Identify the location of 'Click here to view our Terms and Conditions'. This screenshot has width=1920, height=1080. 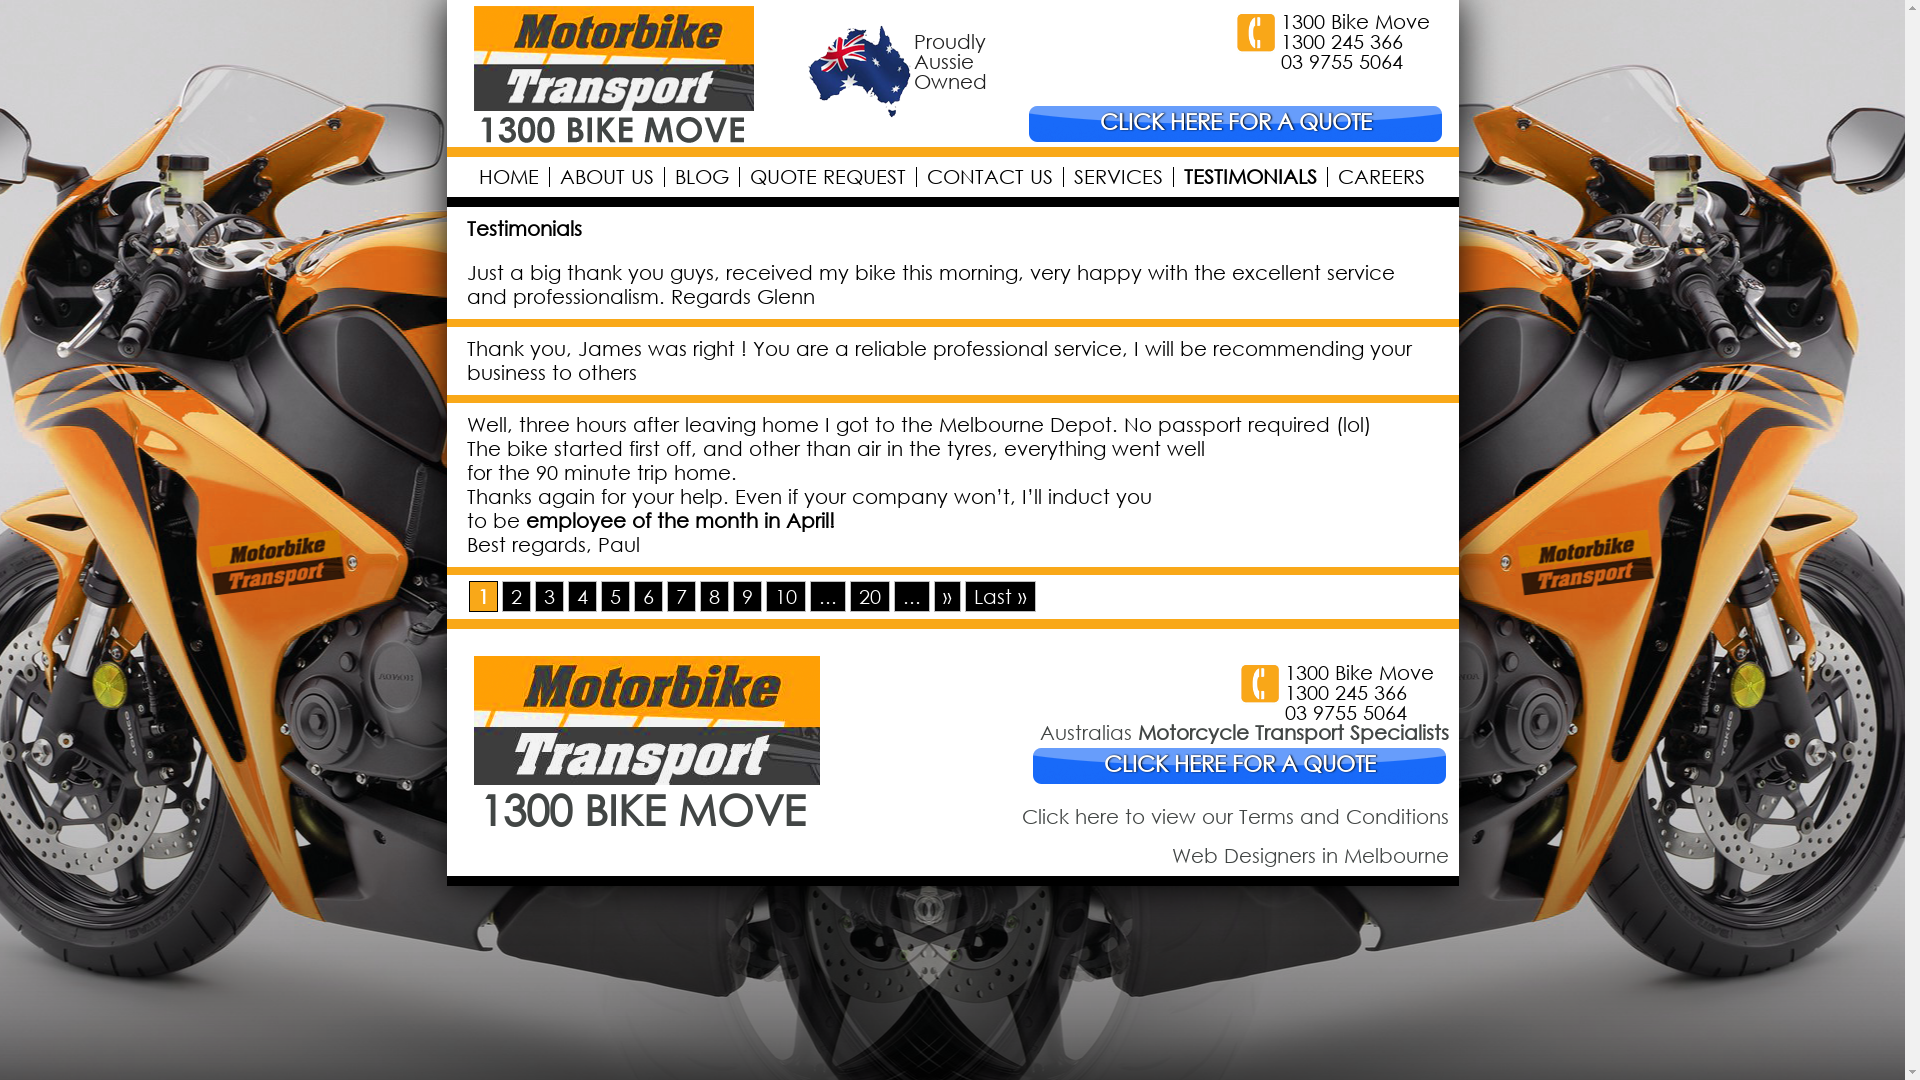
(1234, 816).